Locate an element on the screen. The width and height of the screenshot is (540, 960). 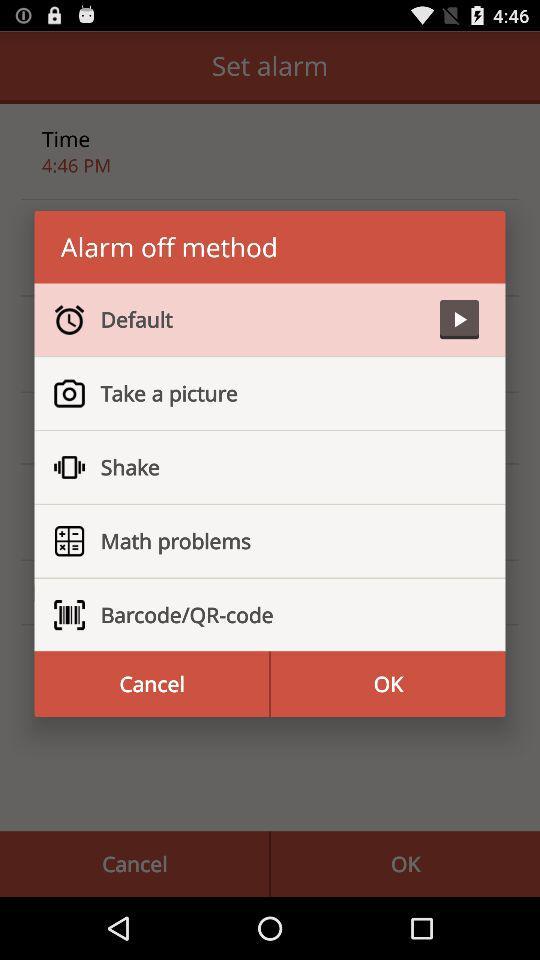
icon to the right of the default item is located at coordinates (459, 319).